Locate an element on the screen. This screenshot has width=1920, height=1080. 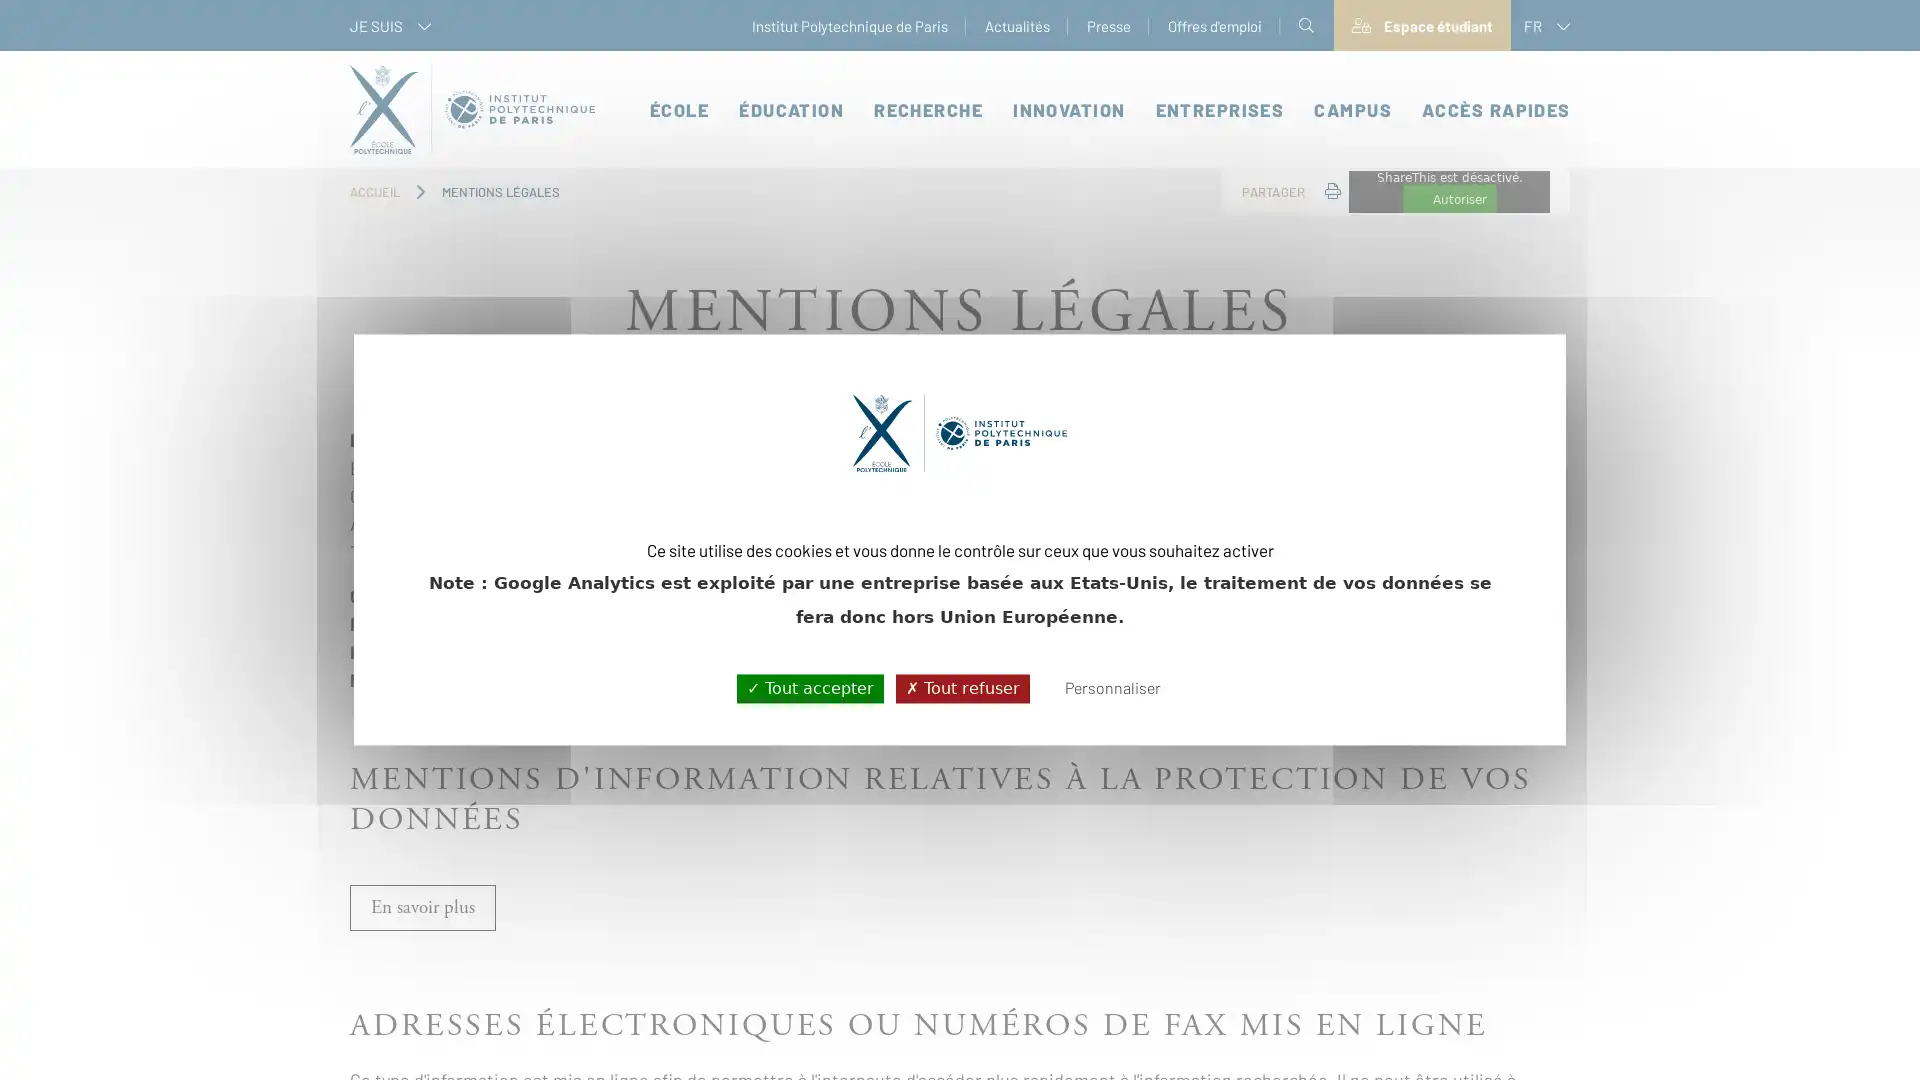
Personnaliser (fenetre modale) is located at coordinates (1111, 688).